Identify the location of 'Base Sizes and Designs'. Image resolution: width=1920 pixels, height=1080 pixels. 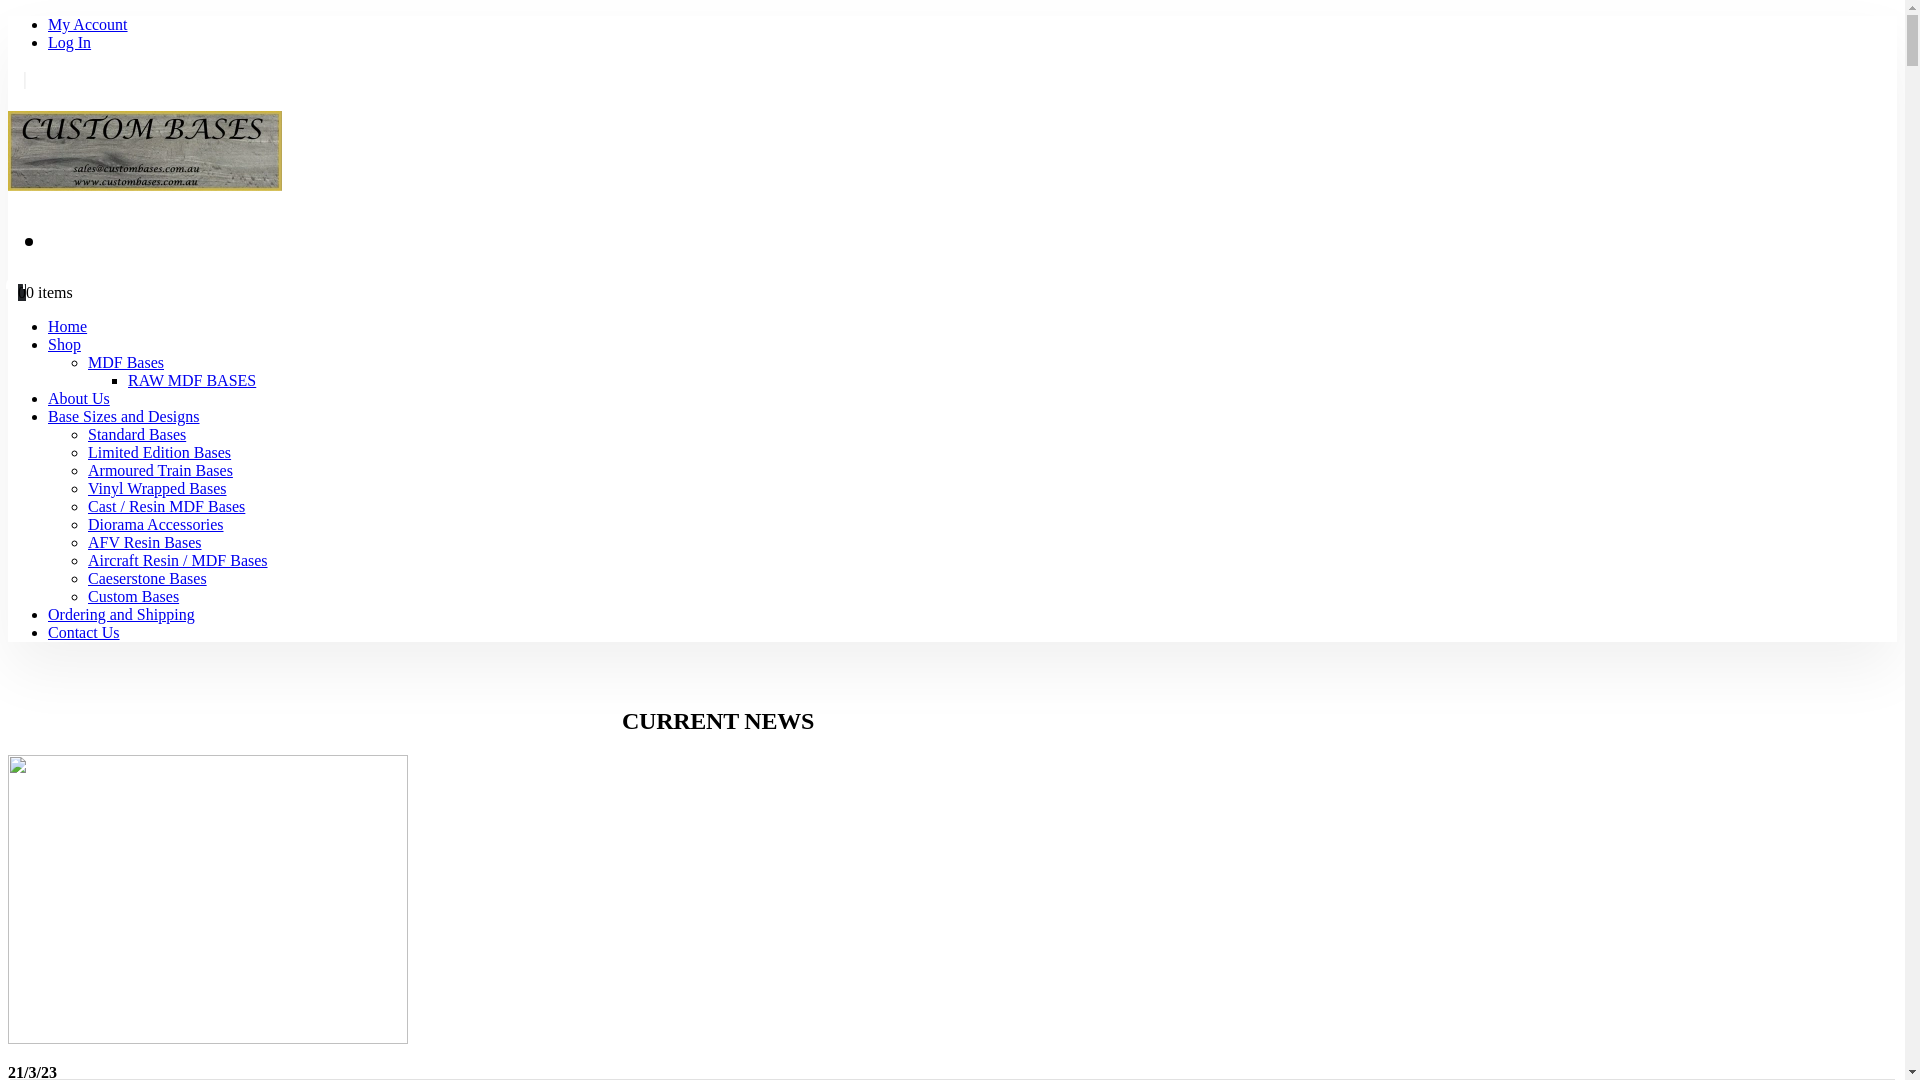
(123, 415).